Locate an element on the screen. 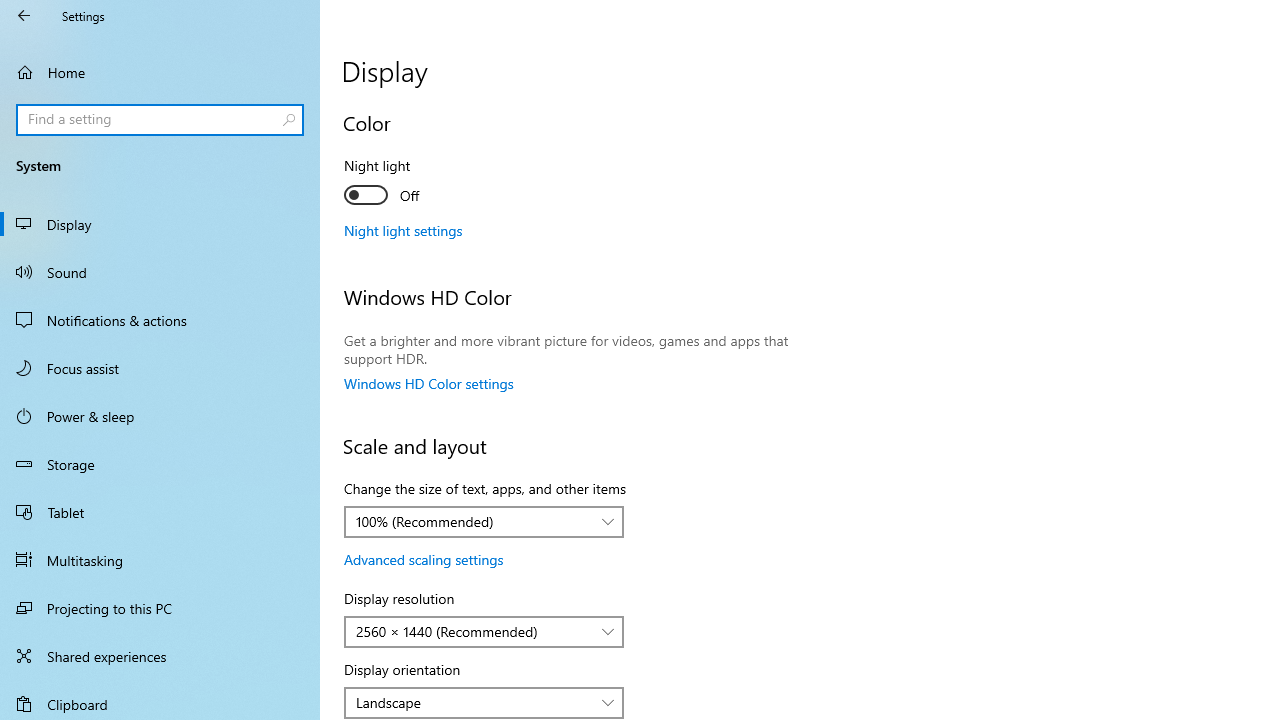 This screenshot has height=720, width=1280. 'Display resolution' is located at coordinates (484, 632).